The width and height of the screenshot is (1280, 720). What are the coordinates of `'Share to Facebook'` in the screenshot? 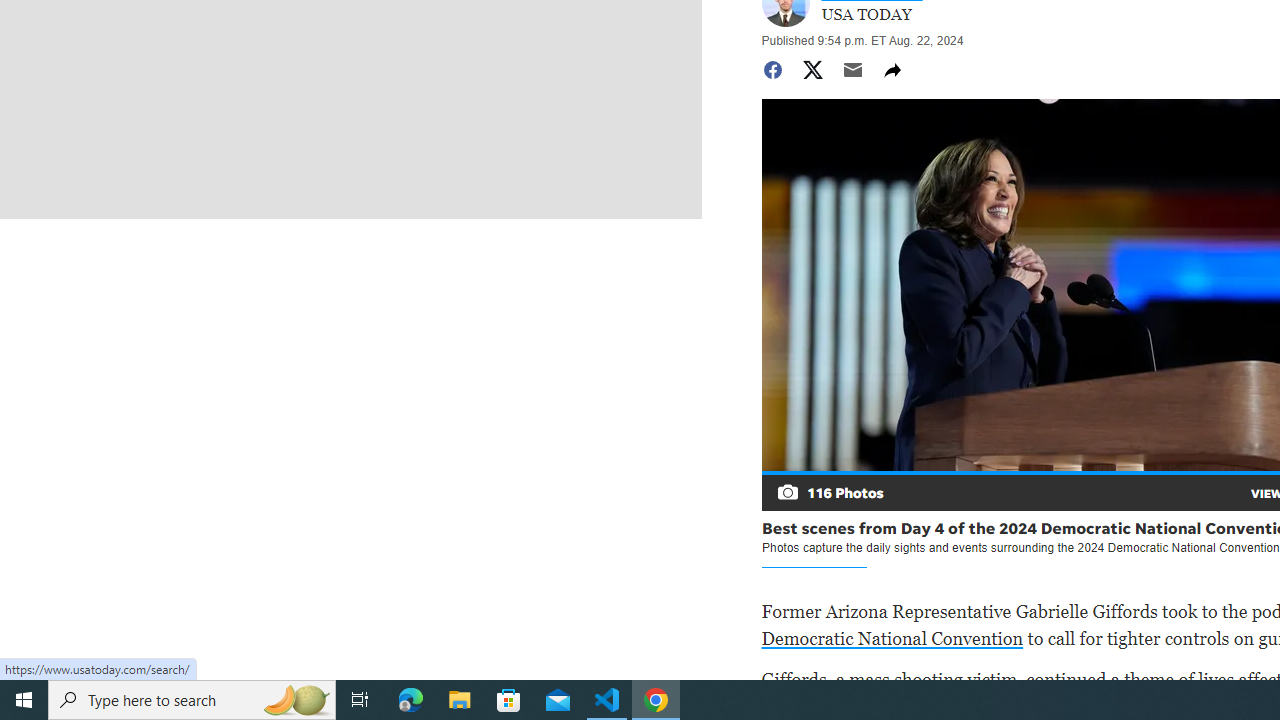 It's located at (771, 68).